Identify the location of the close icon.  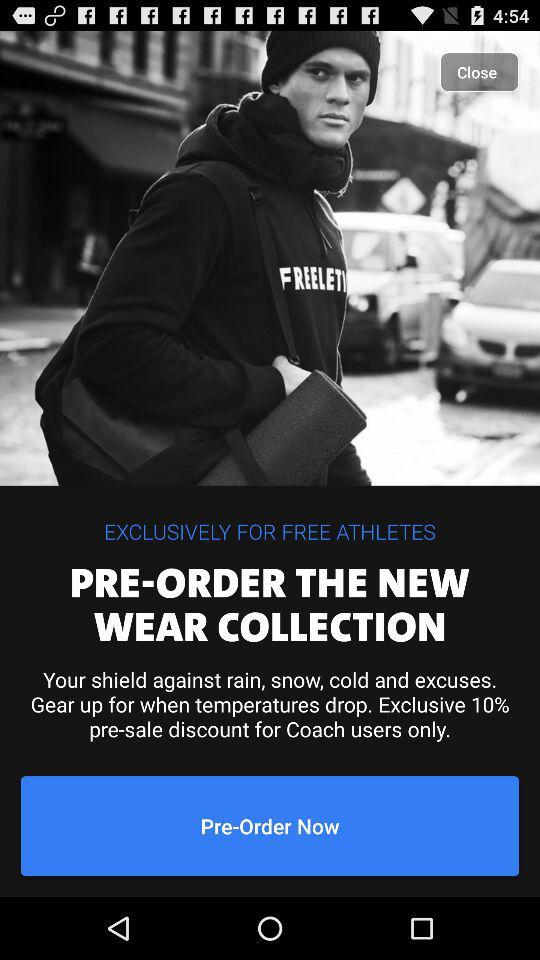
(478, 72).